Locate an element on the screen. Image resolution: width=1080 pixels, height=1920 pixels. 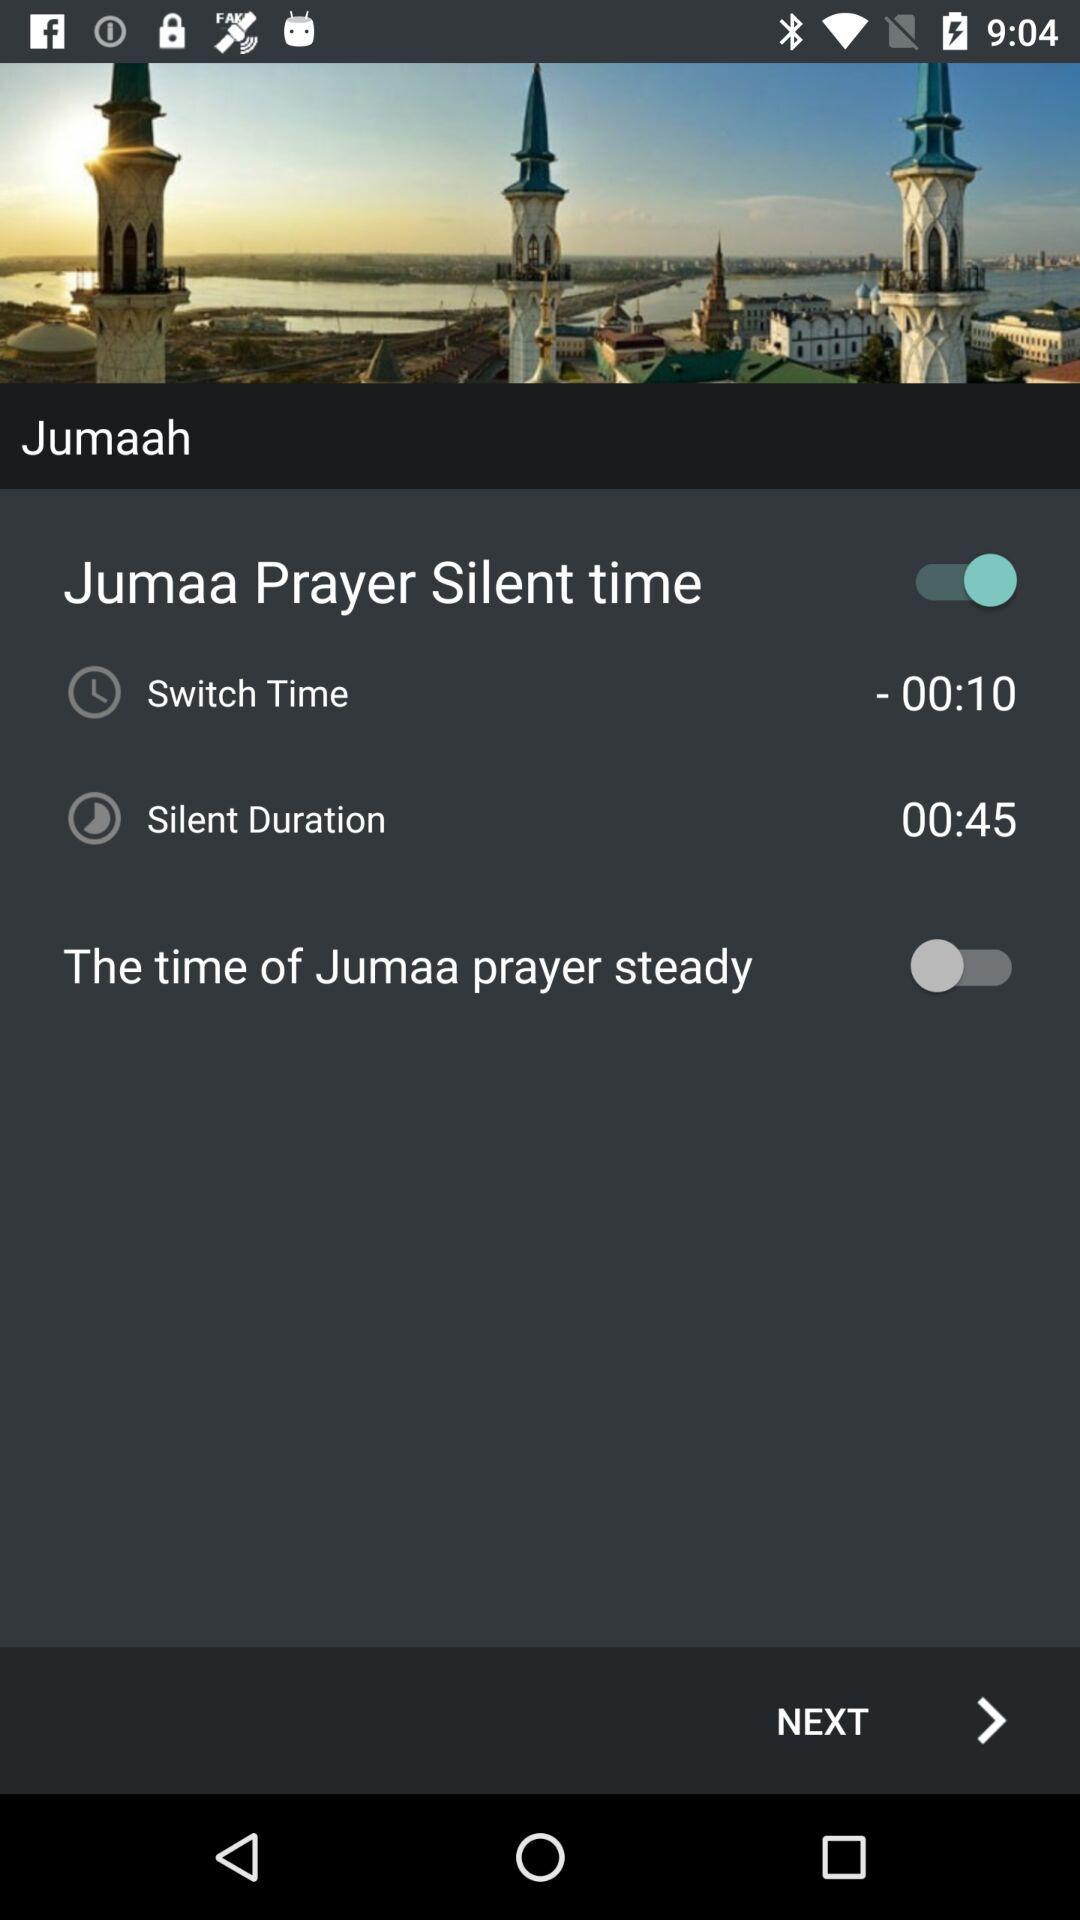
the next icon is located at coordinates (869, 1719).